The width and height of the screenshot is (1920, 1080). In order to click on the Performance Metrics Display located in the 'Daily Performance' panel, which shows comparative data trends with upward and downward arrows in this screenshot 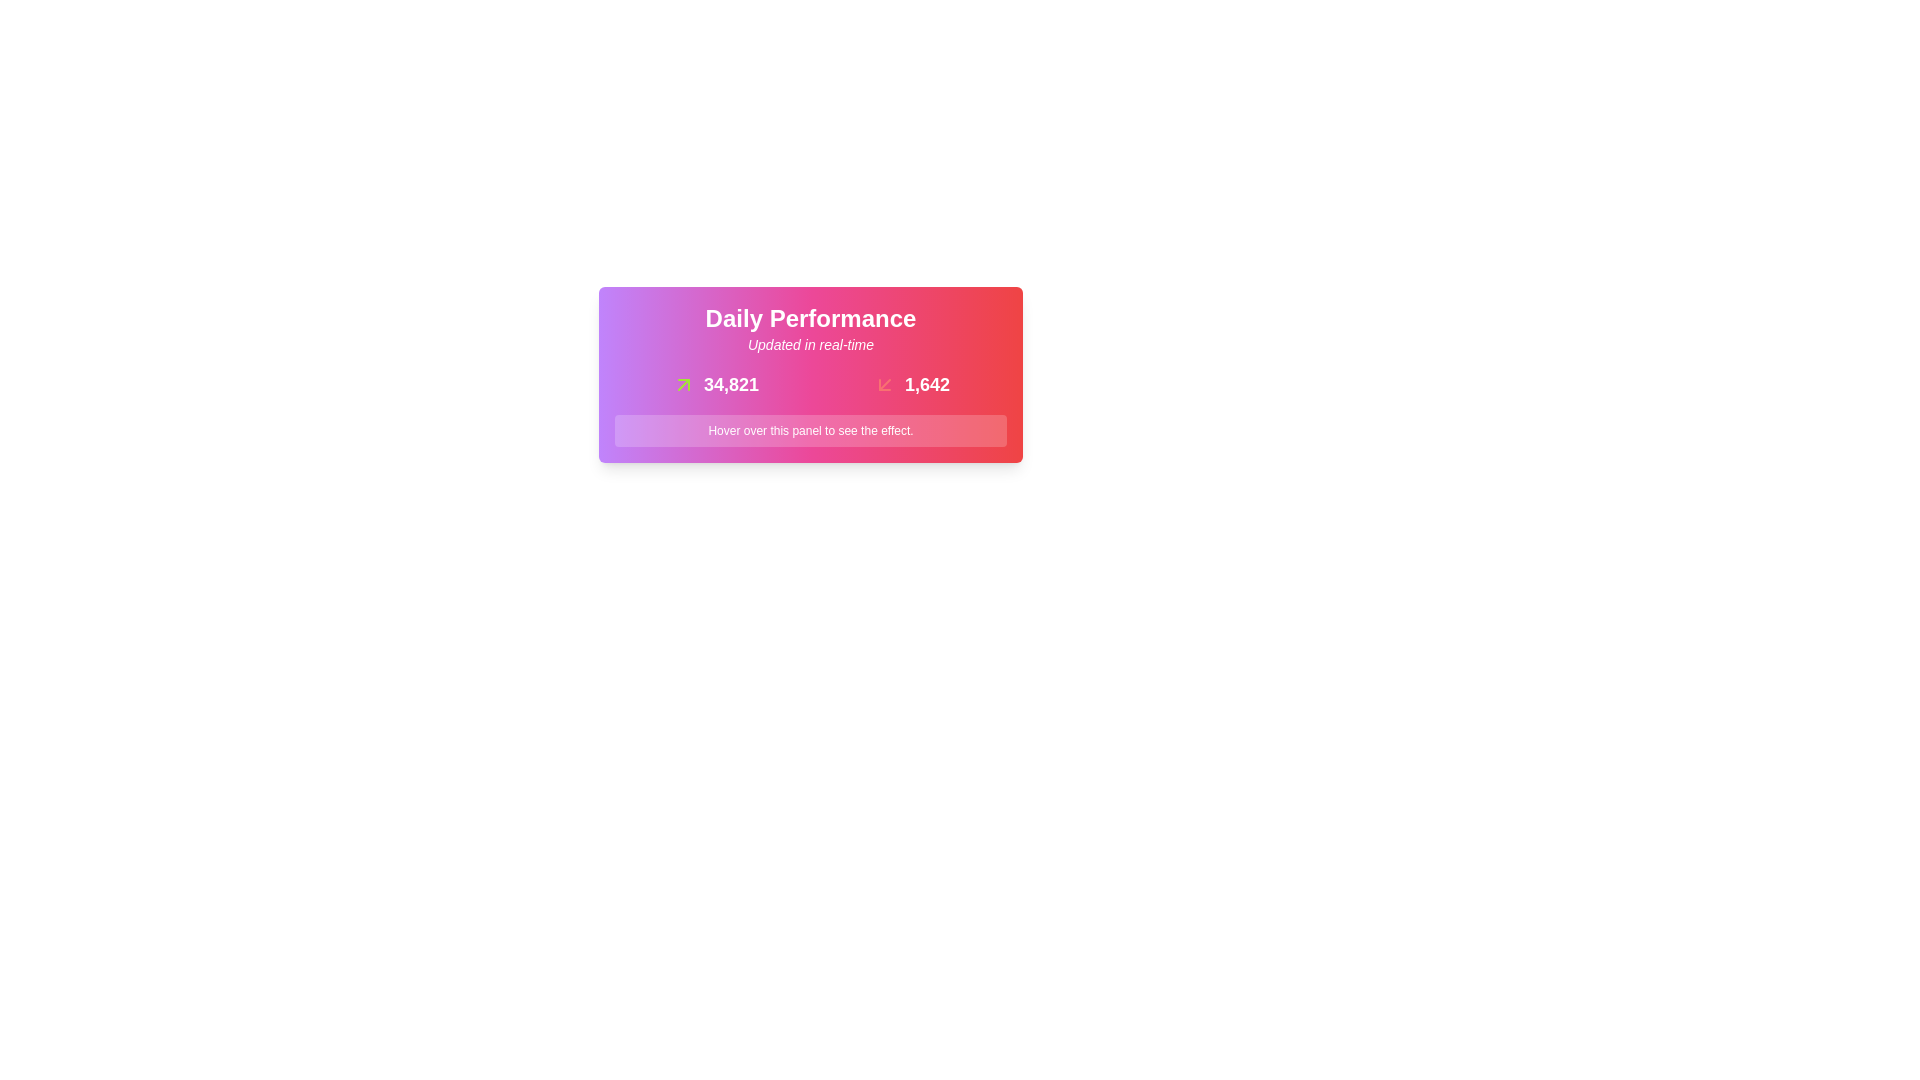, I will do `click(811, 381)`.